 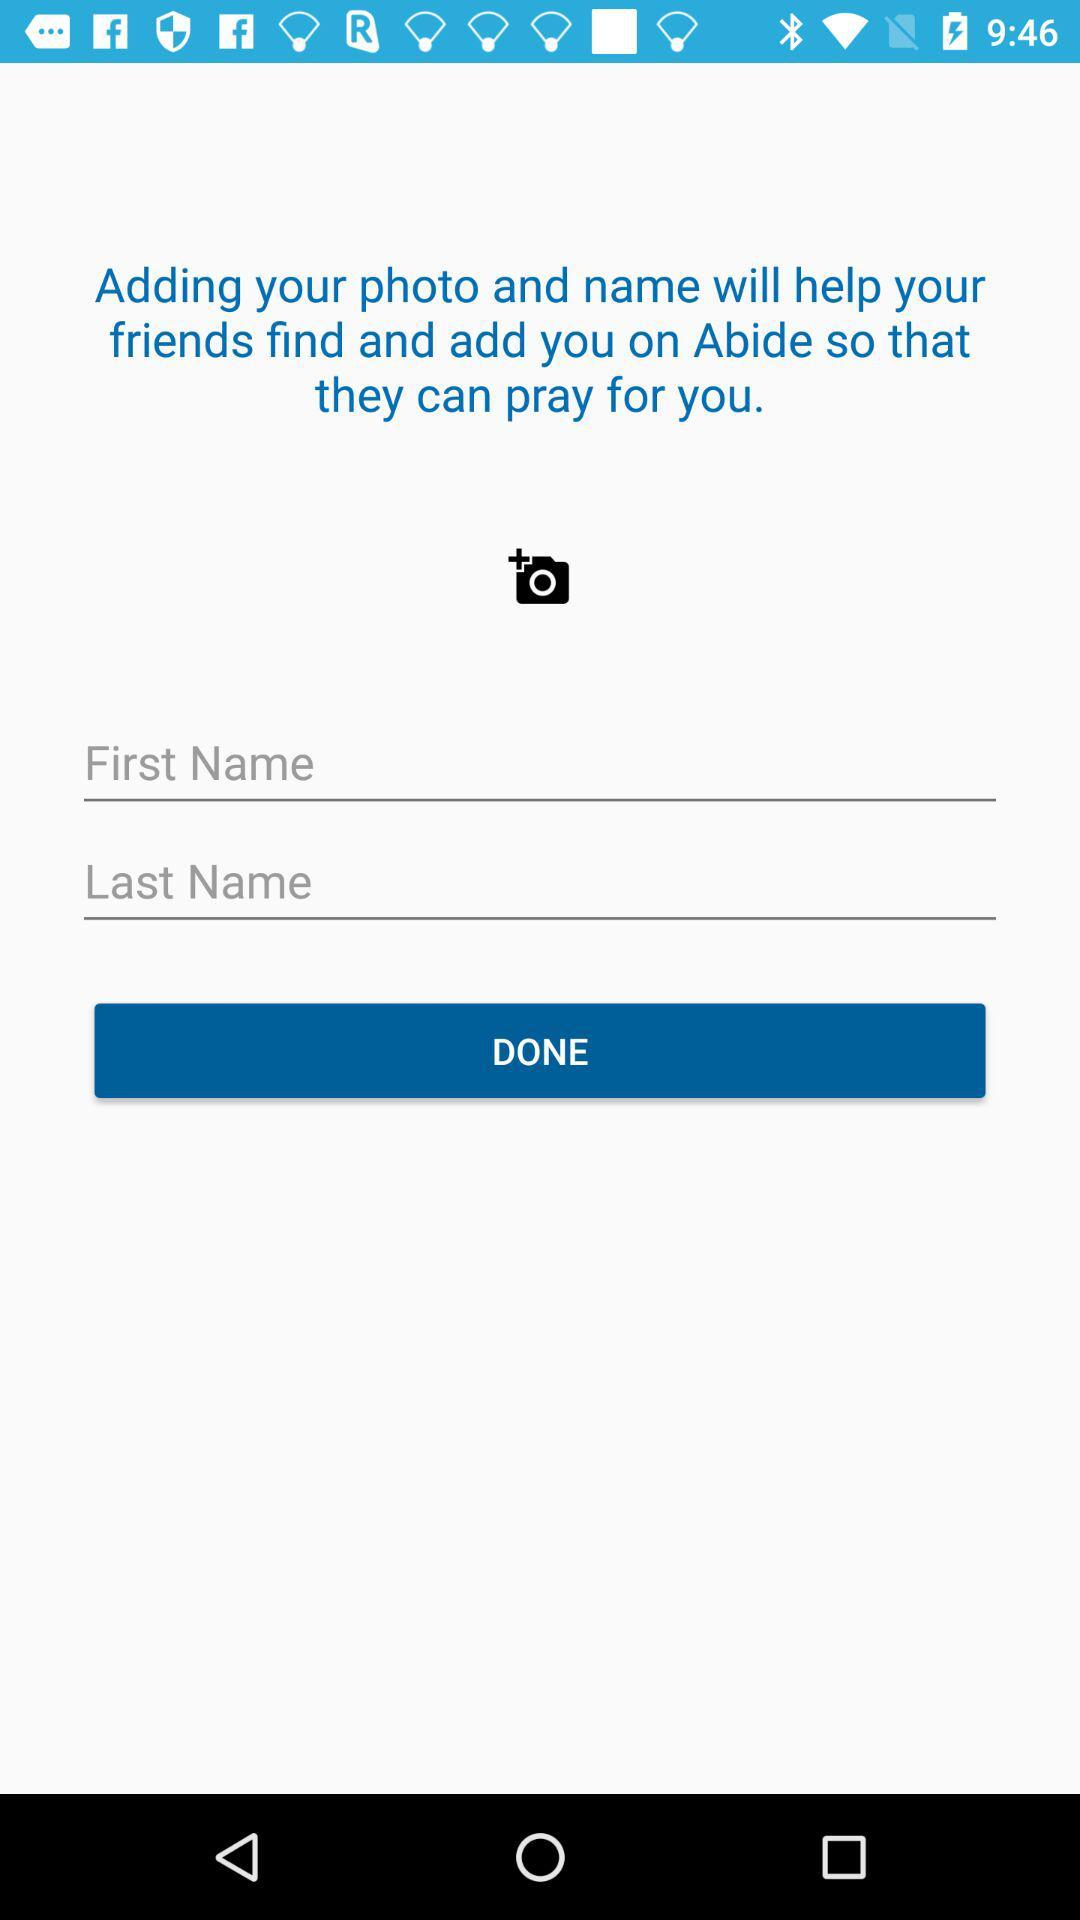 What do you see at coordinates (540, 1049) in the screenshot?
I see `the done icon` at bounding box center [540, 1049].